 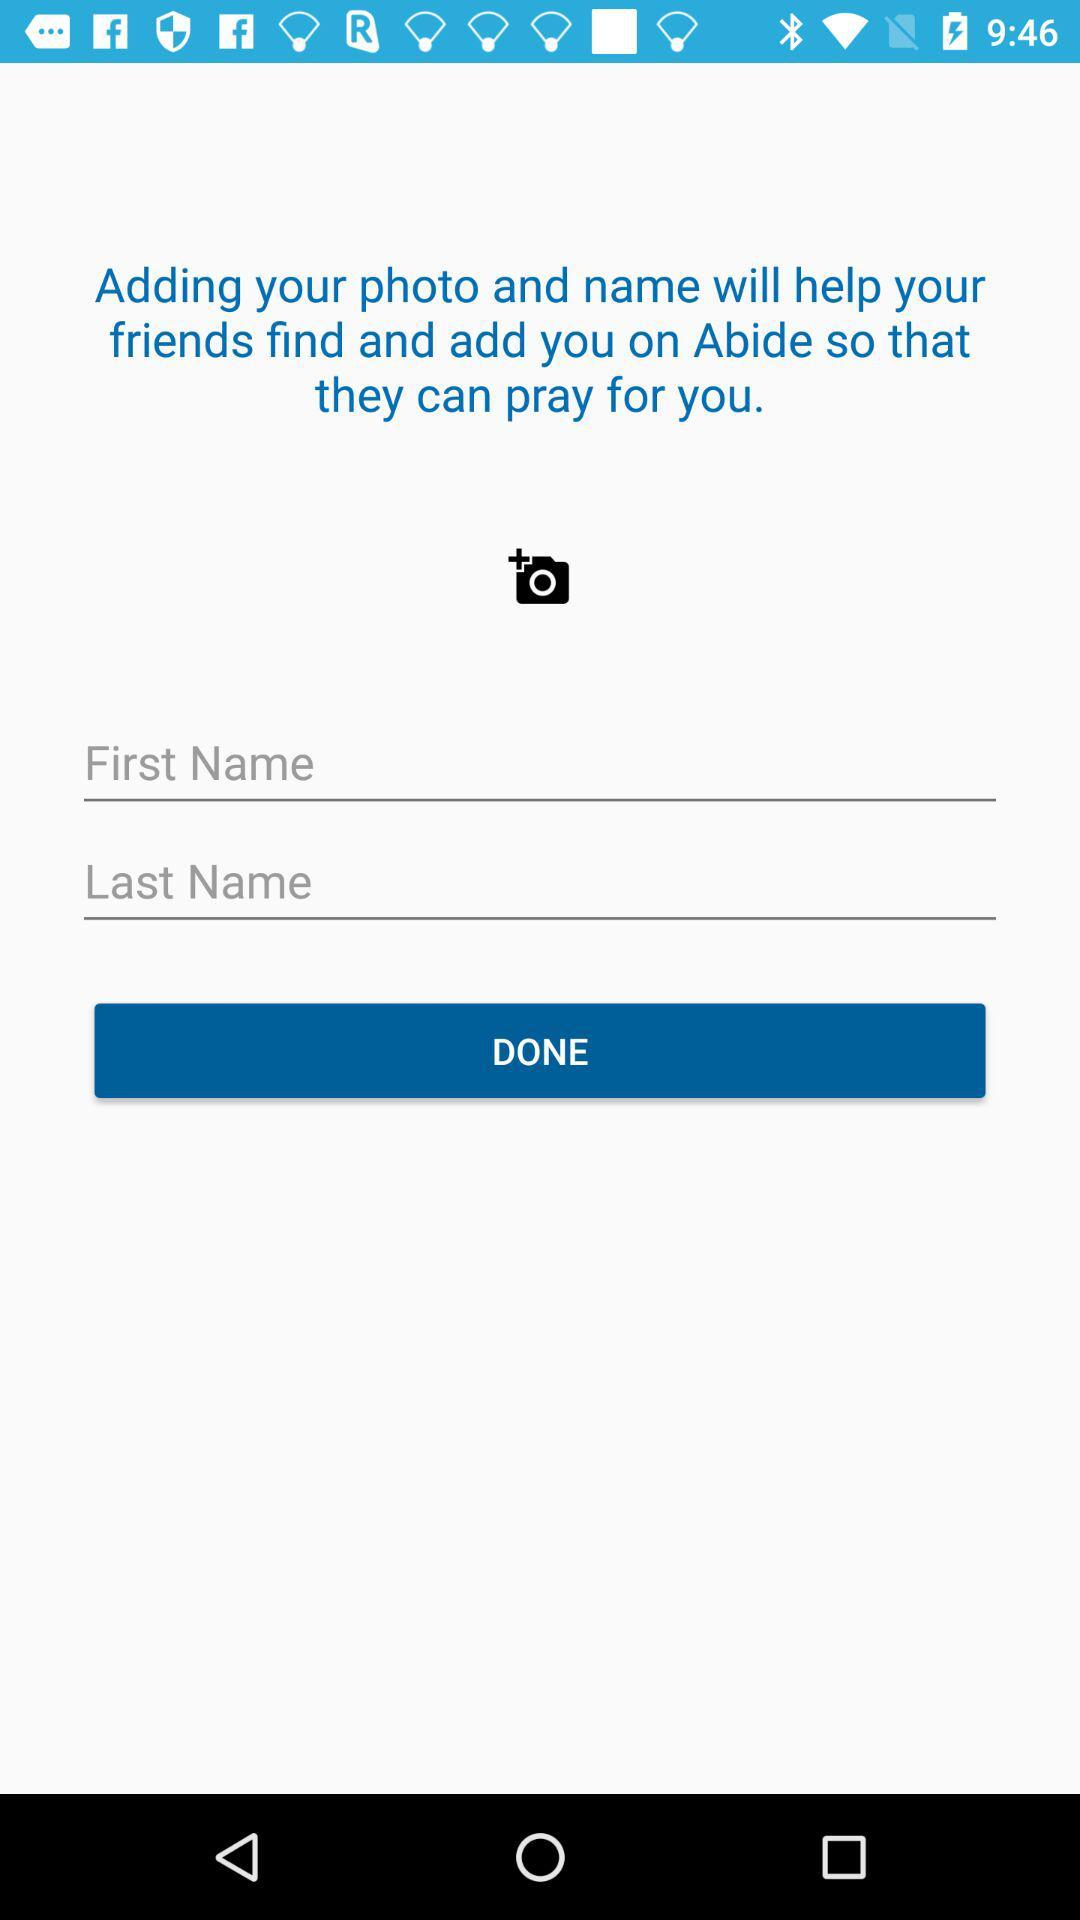 What do you see at coordinates (540, 1049) in the screenshot?
I see `the done icon` at bounding box center [540, 1049].